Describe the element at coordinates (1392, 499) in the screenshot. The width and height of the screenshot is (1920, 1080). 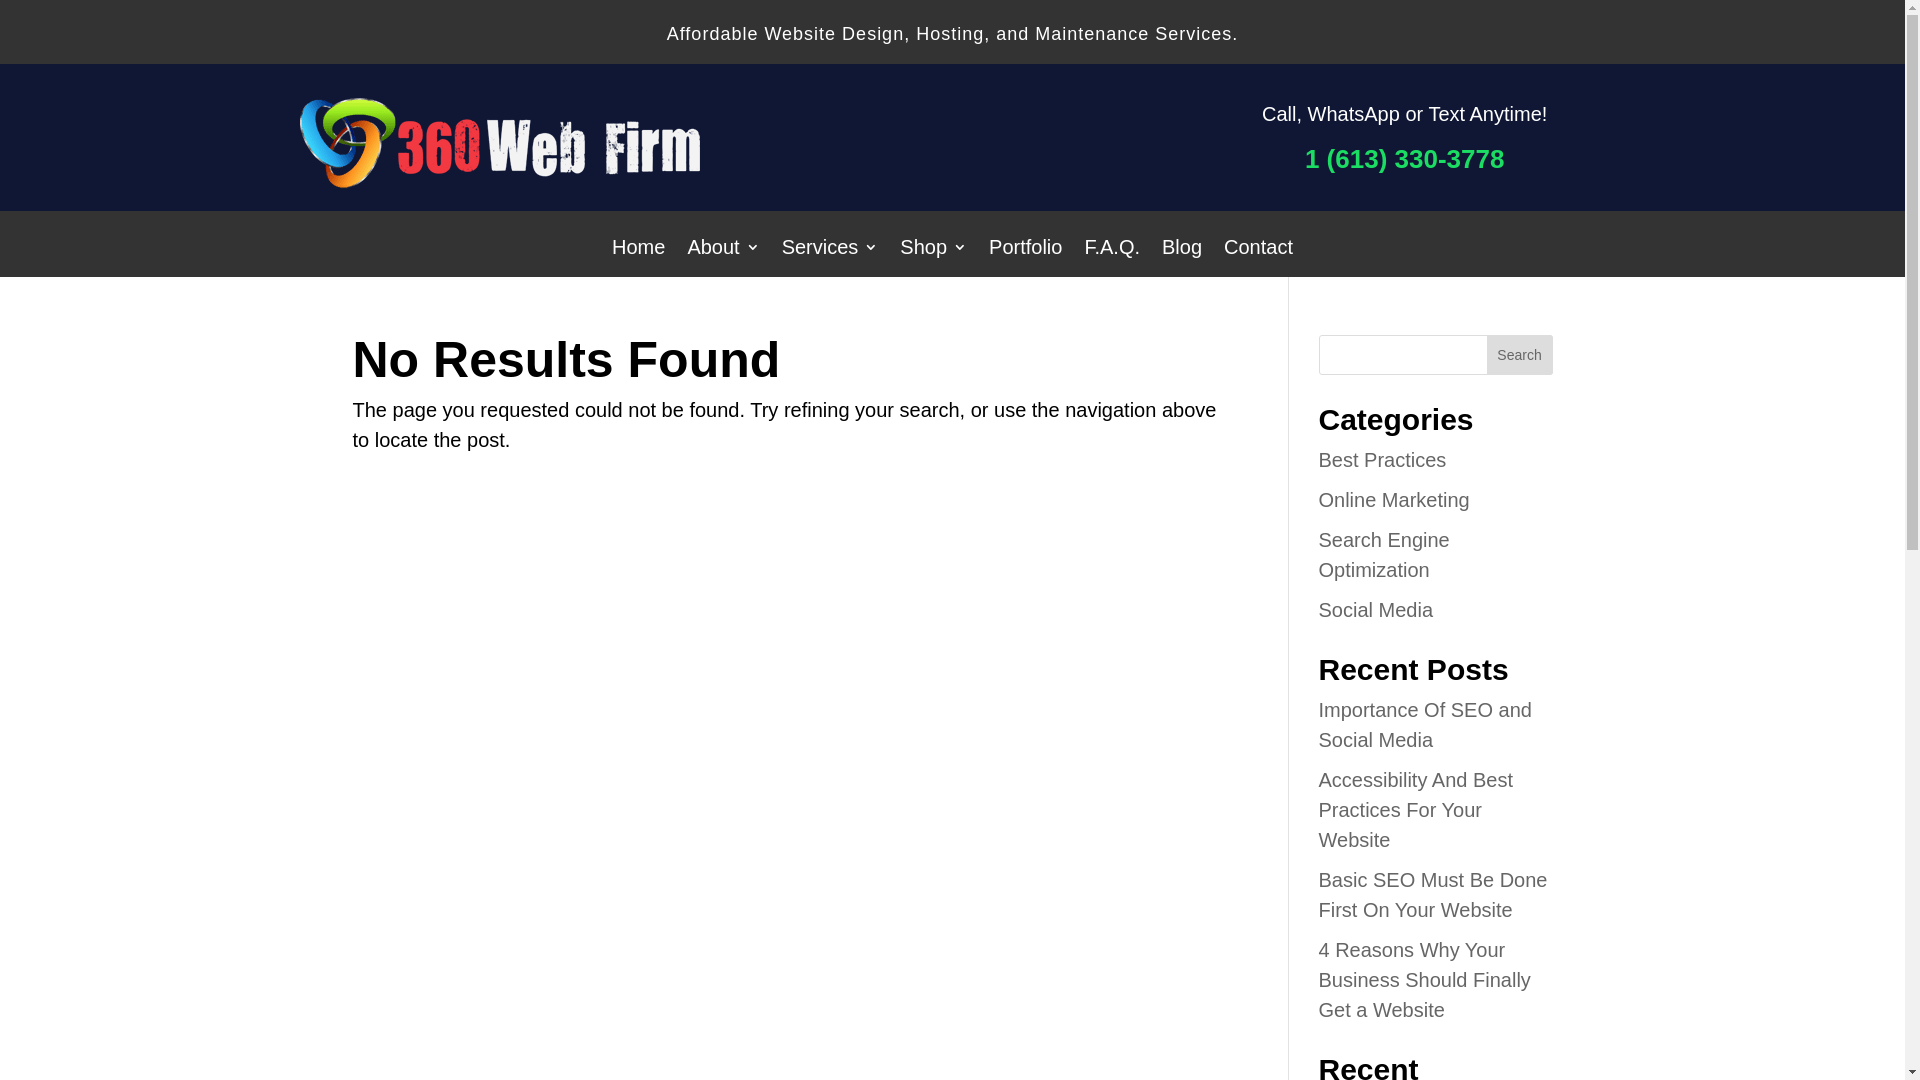
I see `'Online Marketing'` at that location.